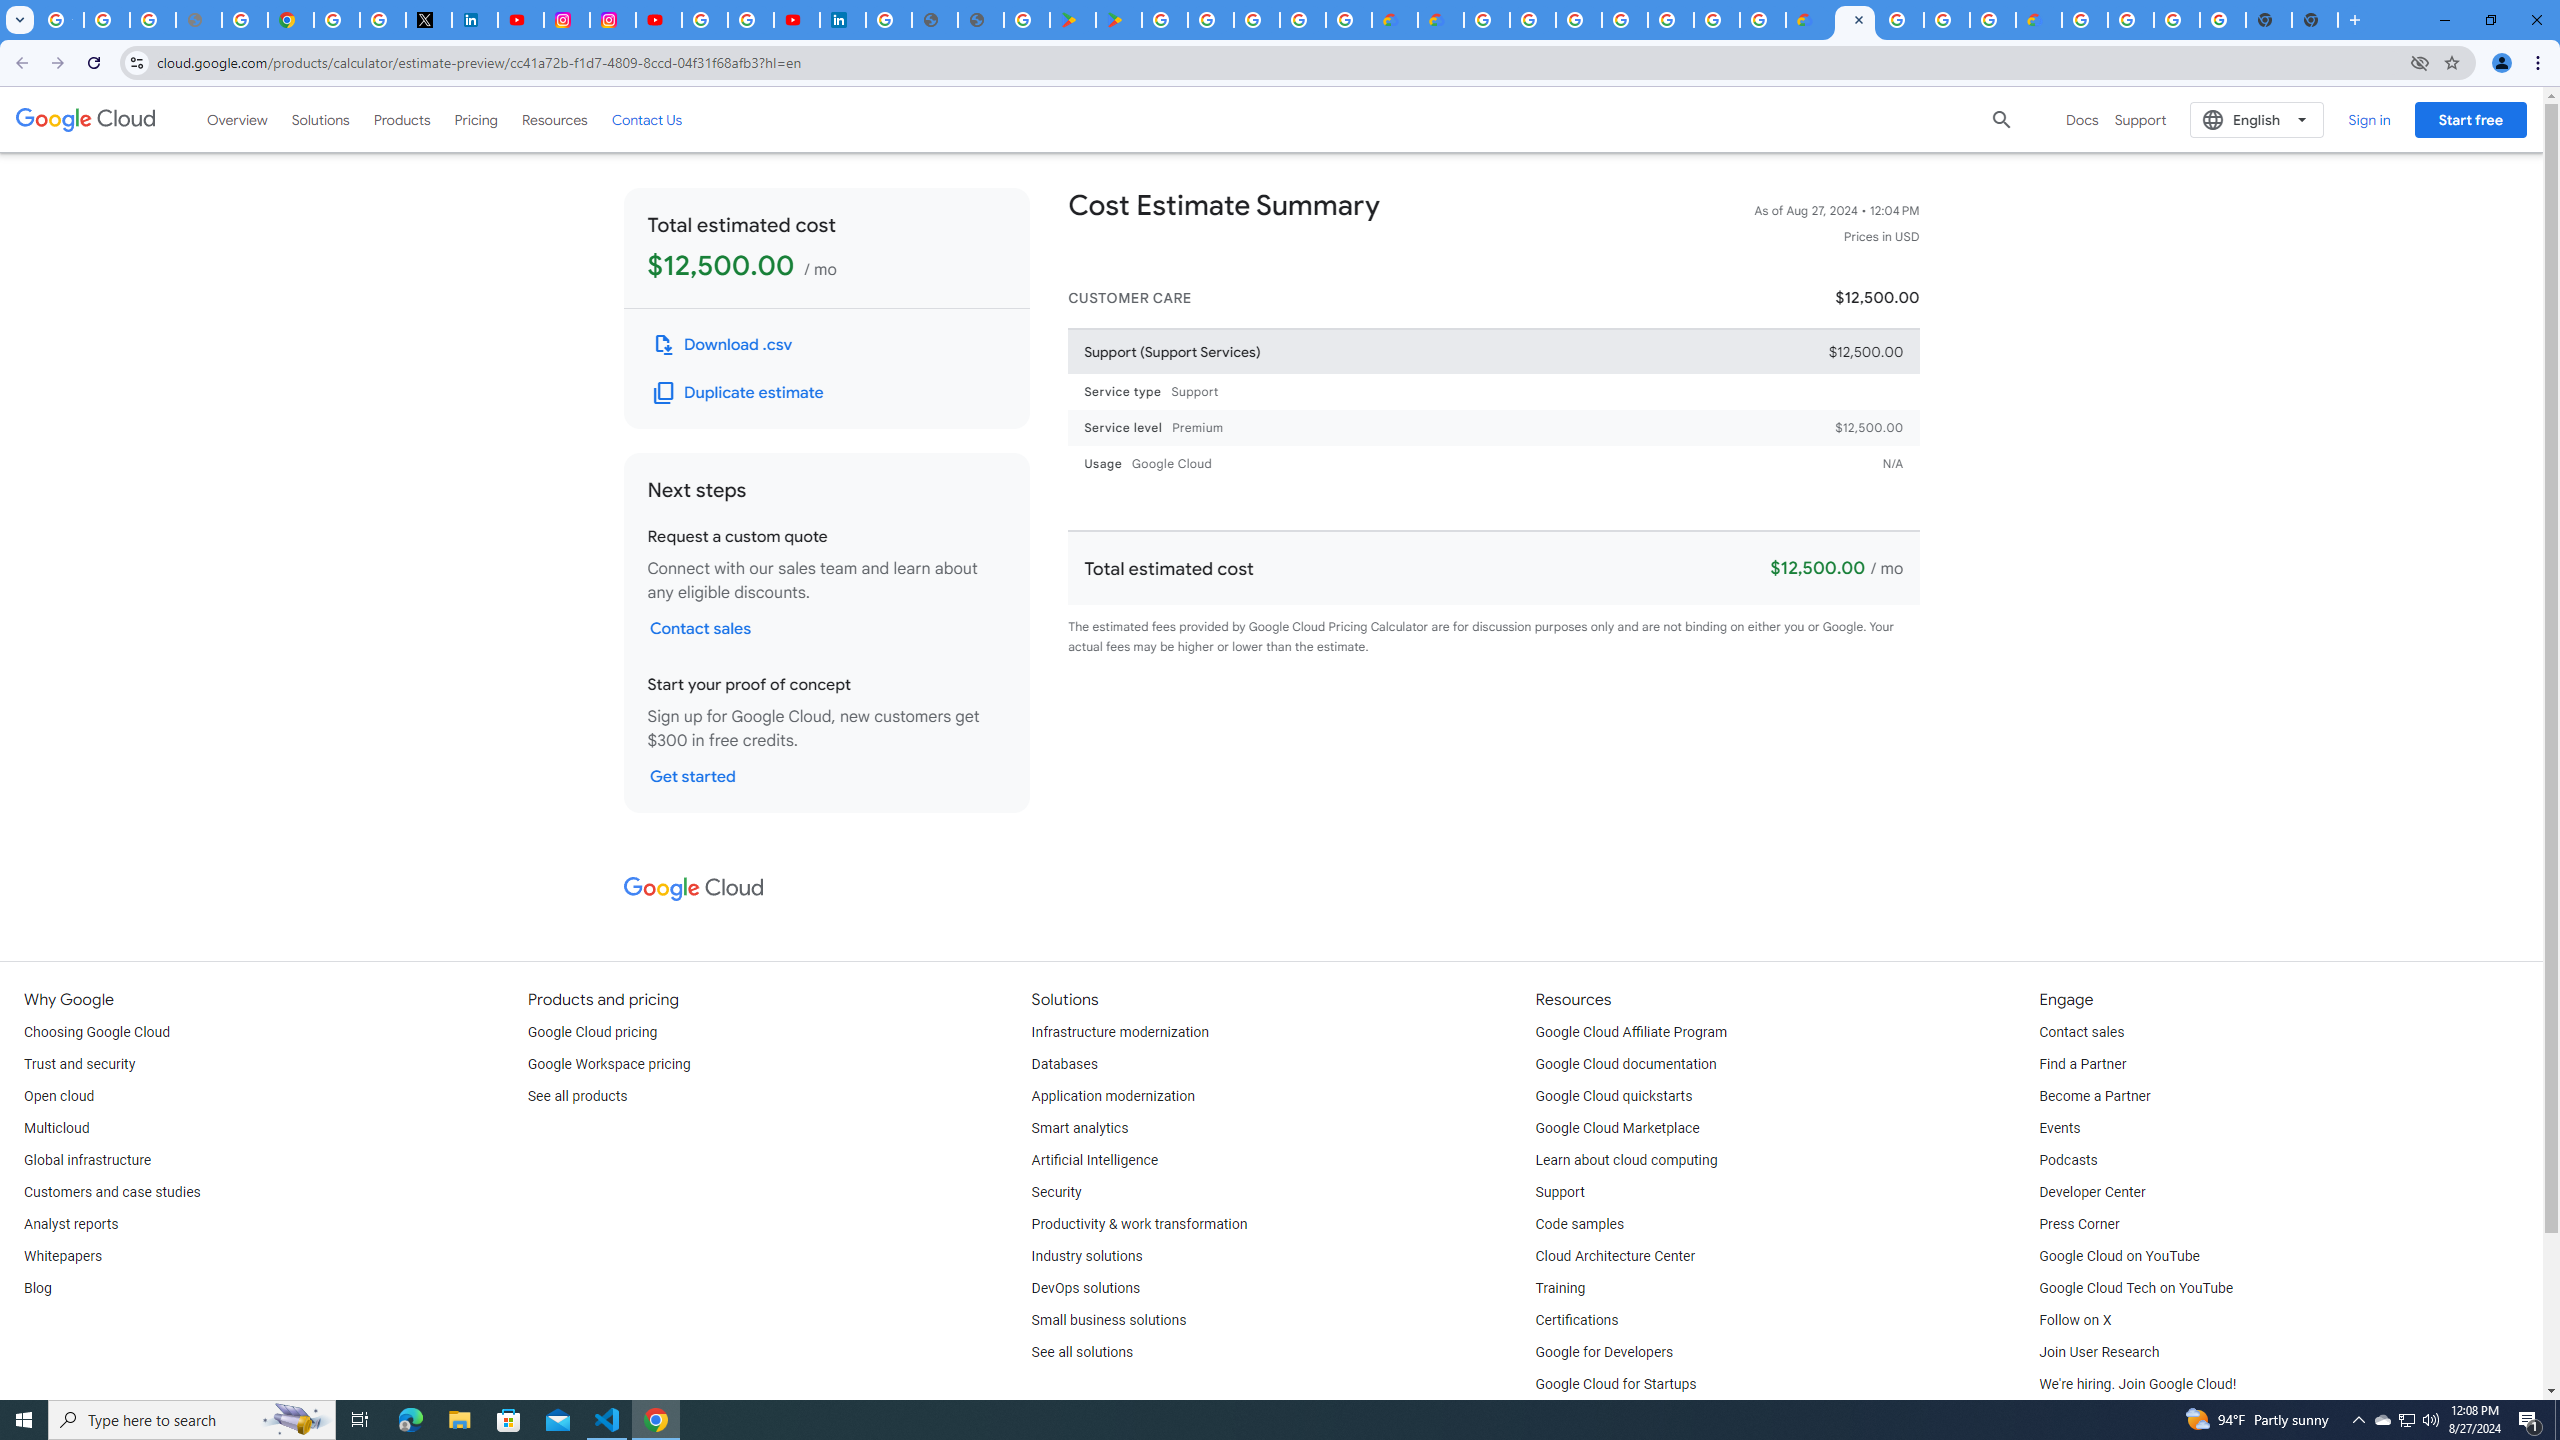 Image resolution: width=2560 pixels, height=1440 pixels. Describe the element at coordinates (197, 19) in the screenshot. I see `'support.google.com - Network error'` at that location.